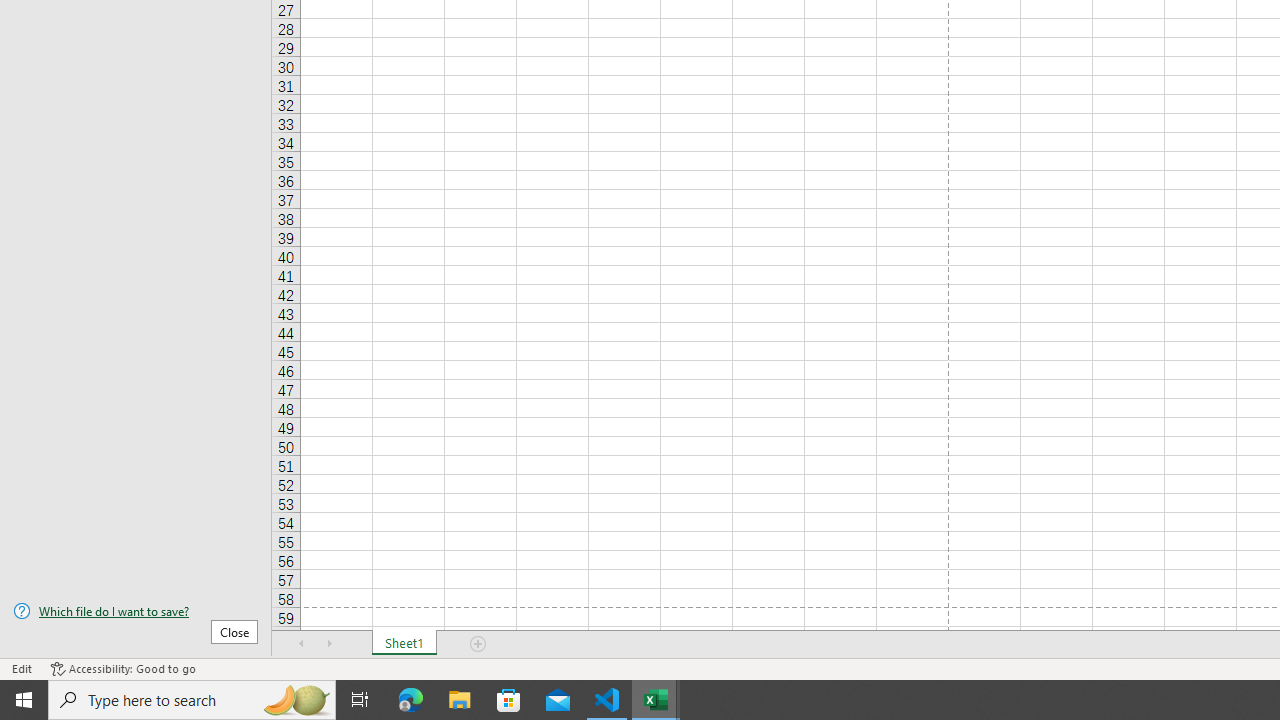 This screenshot has width=1280, height=720. What do you see at coordinates (403, 644) in the screenshot?
I see `'Sheet1'` at bounding box center [403, 644].